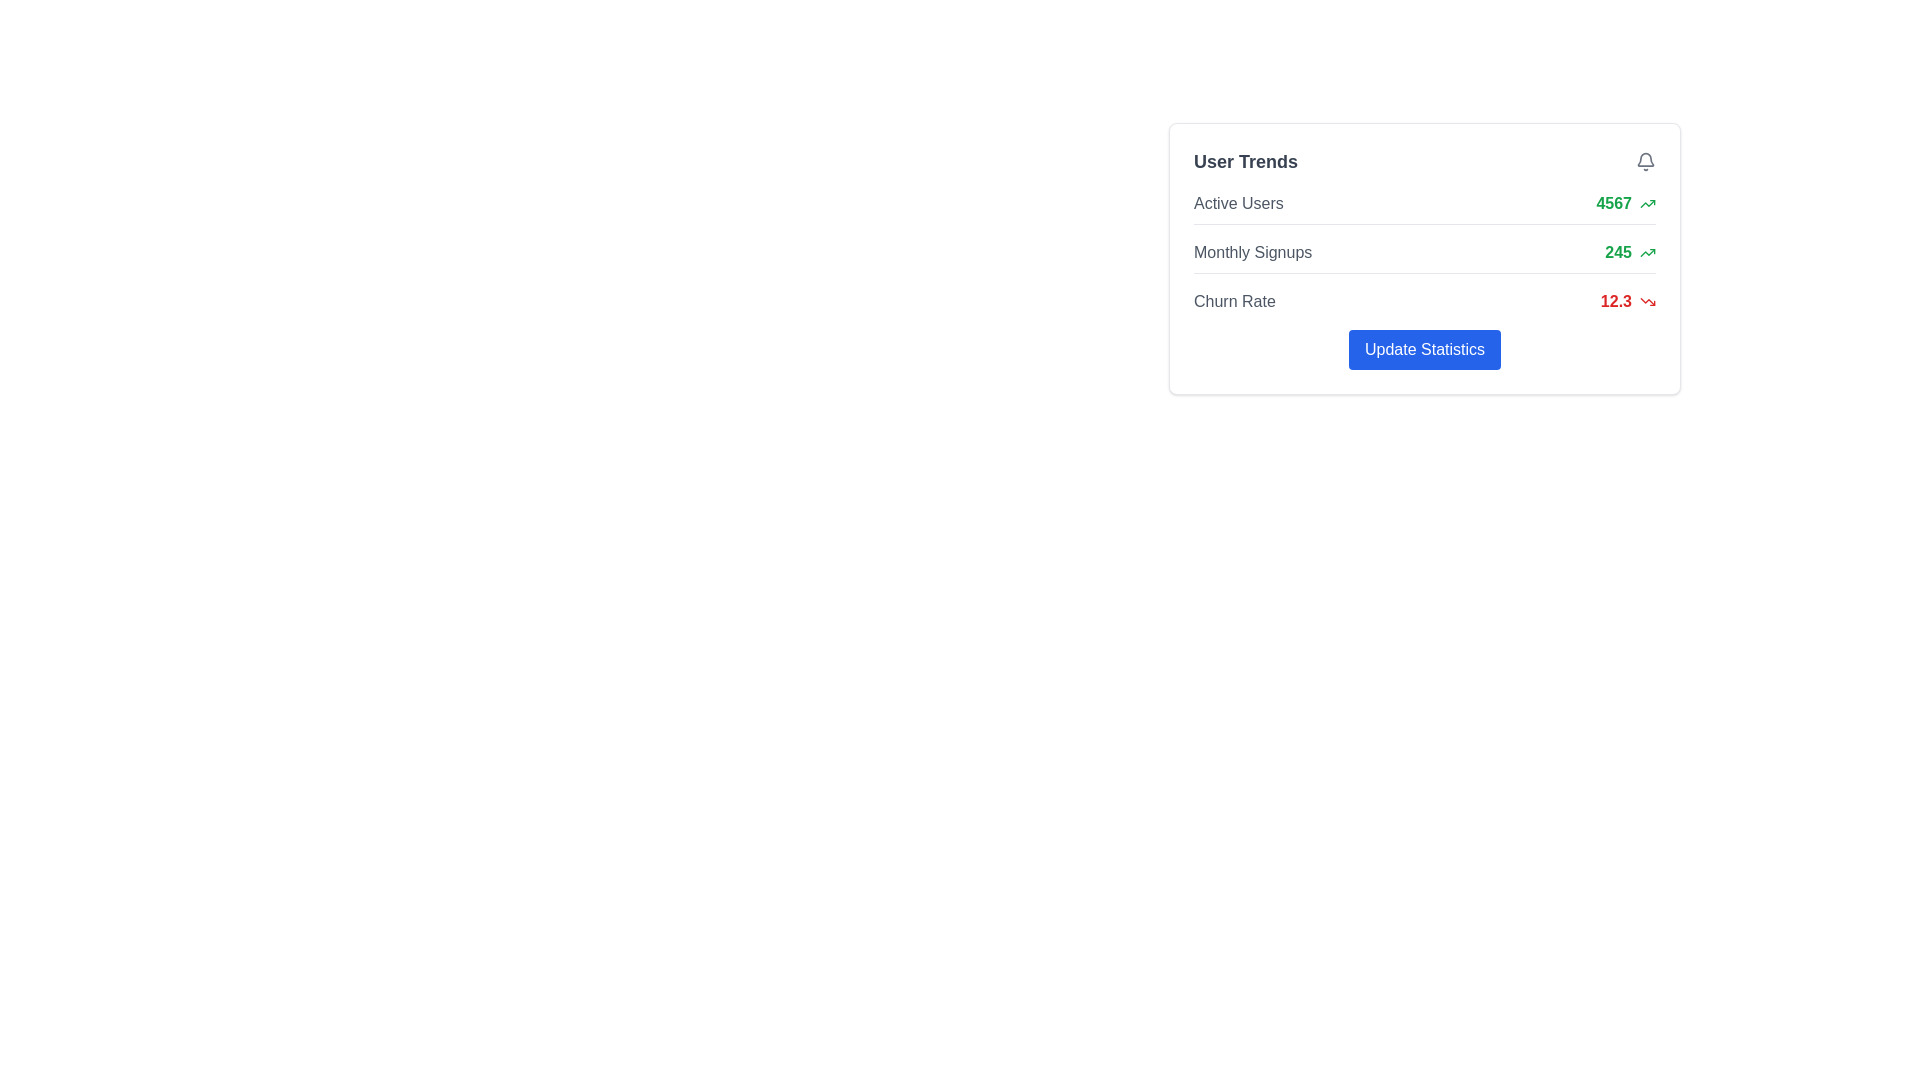 This screenshot has width=1920, height=1080. What do you see at coordinates (1646, 161) in the screenshot?
I see `the notification bell icon located at the top-right corner of the 'User Trends' card for any changes in notifications or alerts` at bounding box center [1646, 161].